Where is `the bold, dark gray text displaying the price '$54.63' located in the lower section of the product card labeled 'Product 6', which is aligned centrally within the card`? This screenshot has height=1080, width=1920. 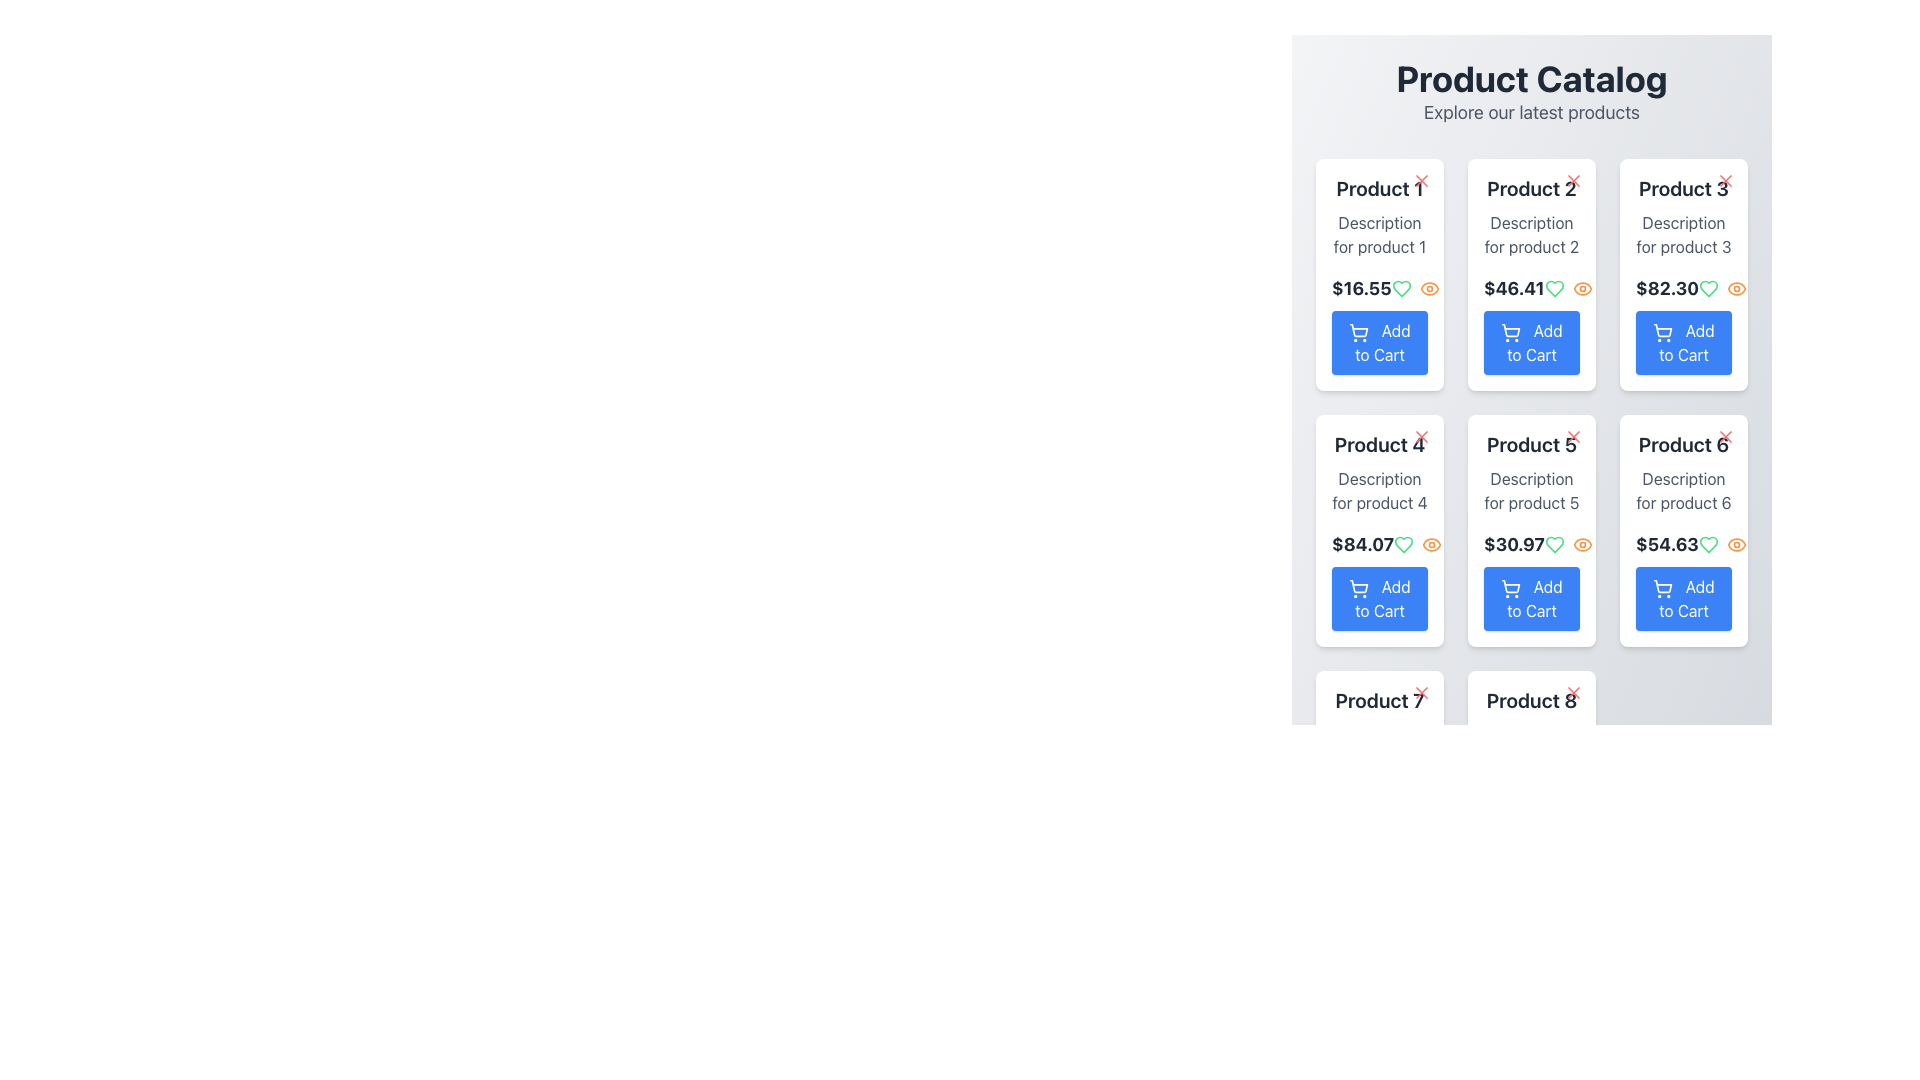
the bold, dark gray text displaying the price '$54.63' located in the lower section of the product card labeled 'Product 6', which is aligned centrally within the card is located at coordinates (1667, 544).